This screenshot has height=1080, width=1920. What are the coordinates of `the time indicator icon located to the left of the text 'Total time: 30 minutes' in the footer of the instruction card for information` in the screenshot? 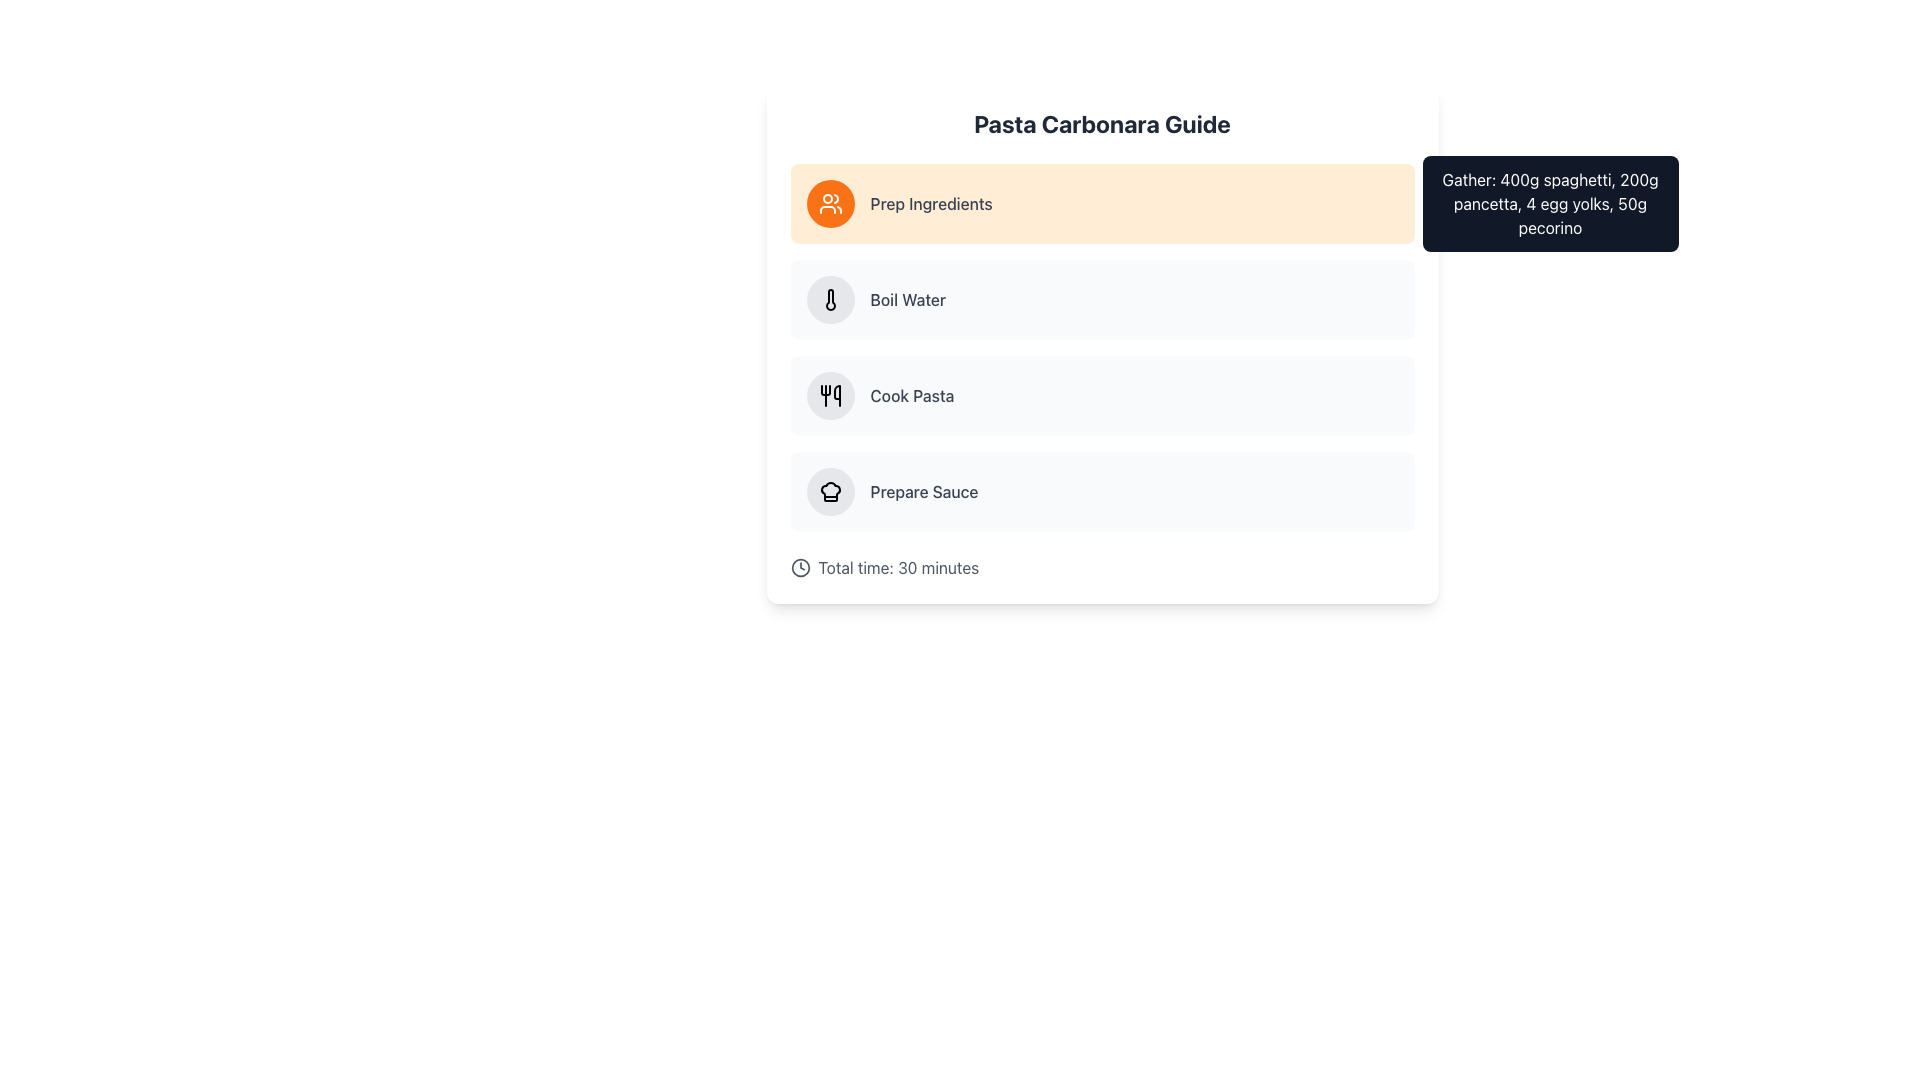 It's located at (800, 567).